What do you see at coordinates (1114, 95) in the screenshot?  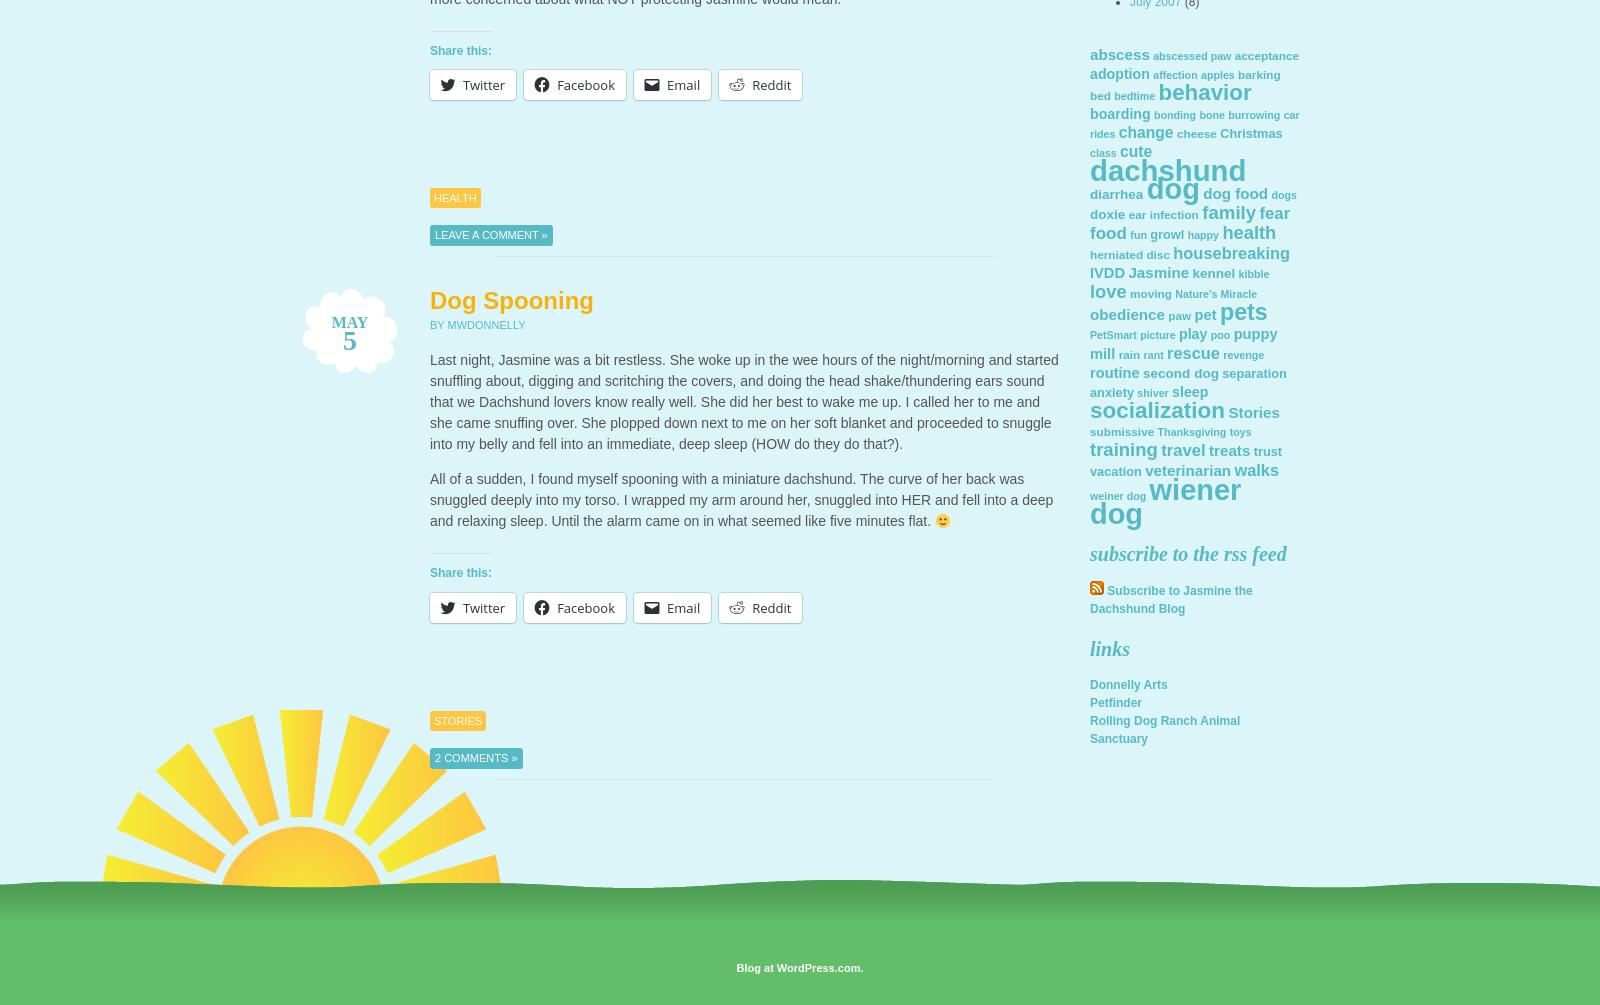 I see `'bedtime'` at bounding box center [1114, 95].